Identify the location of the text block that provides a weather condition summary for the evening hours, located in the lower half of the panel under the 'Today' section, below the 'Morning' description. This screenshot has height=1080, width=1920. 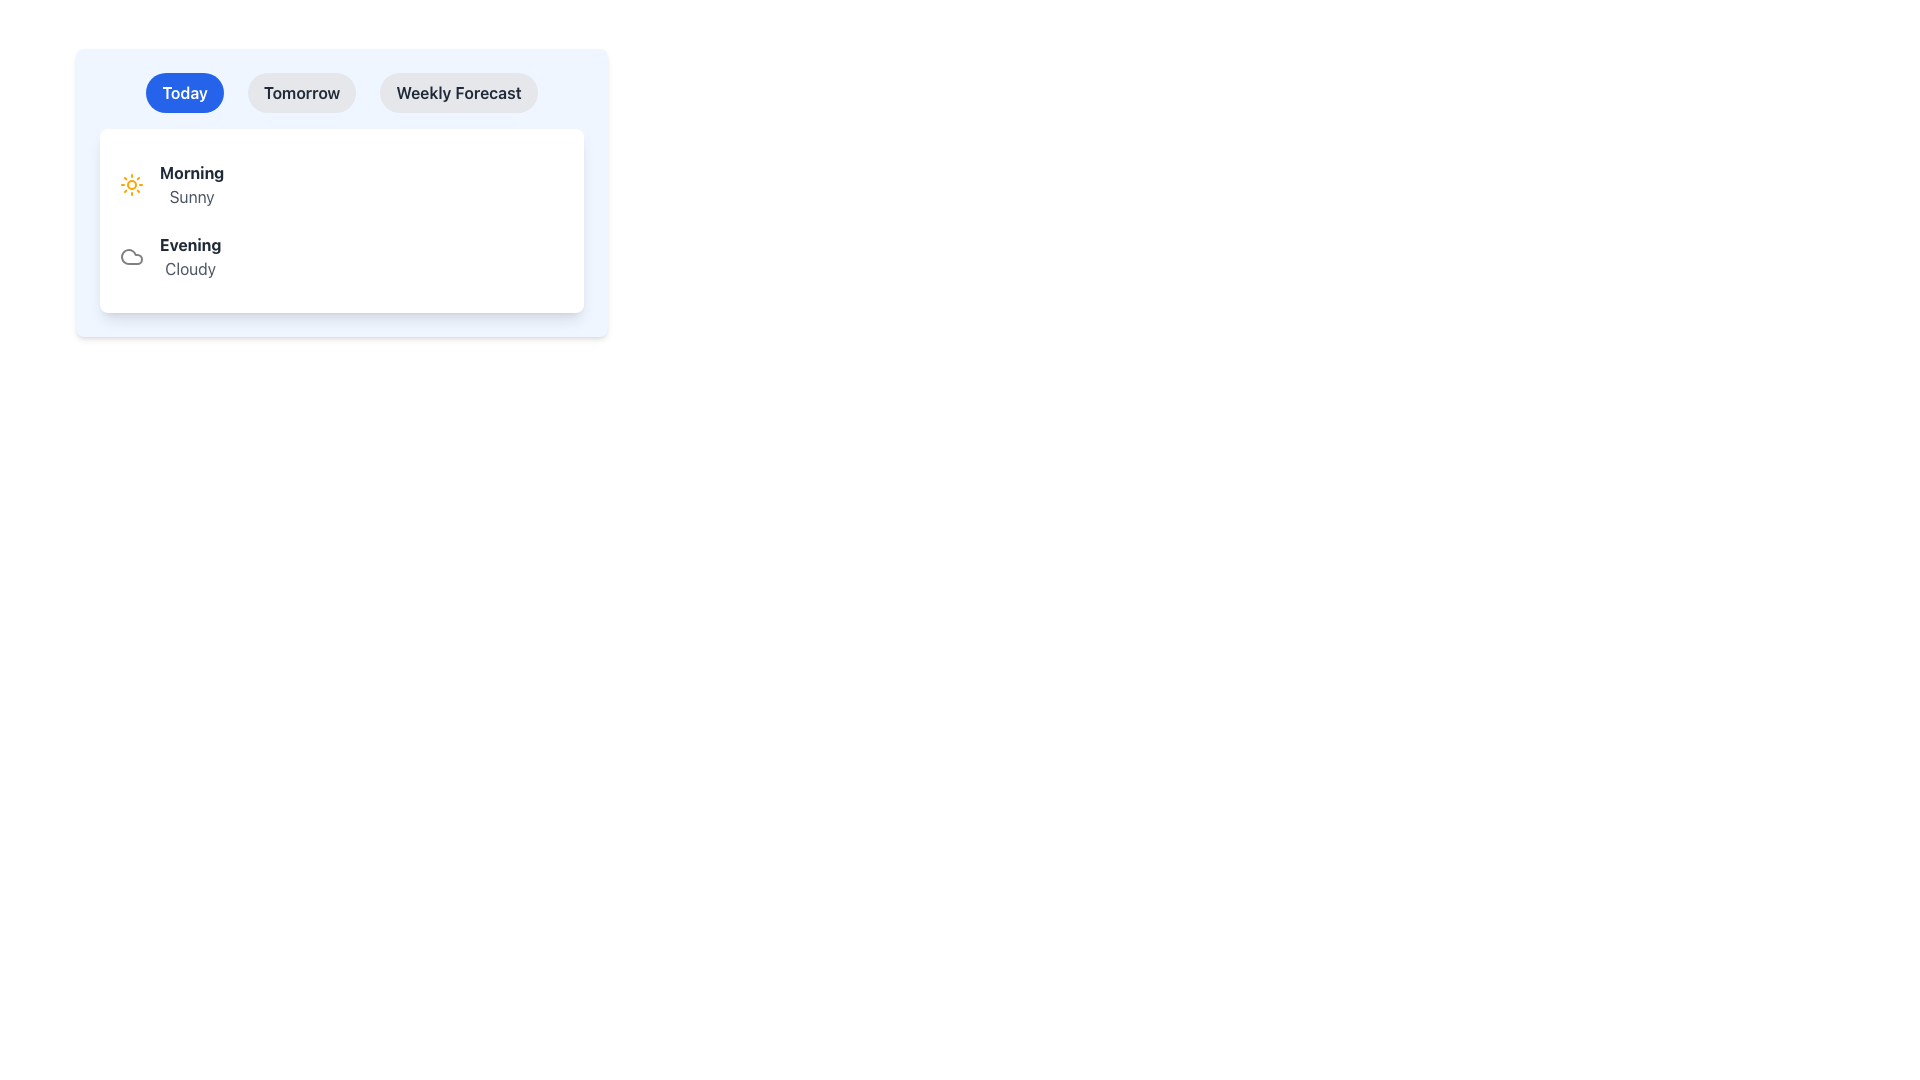
(190, 256).